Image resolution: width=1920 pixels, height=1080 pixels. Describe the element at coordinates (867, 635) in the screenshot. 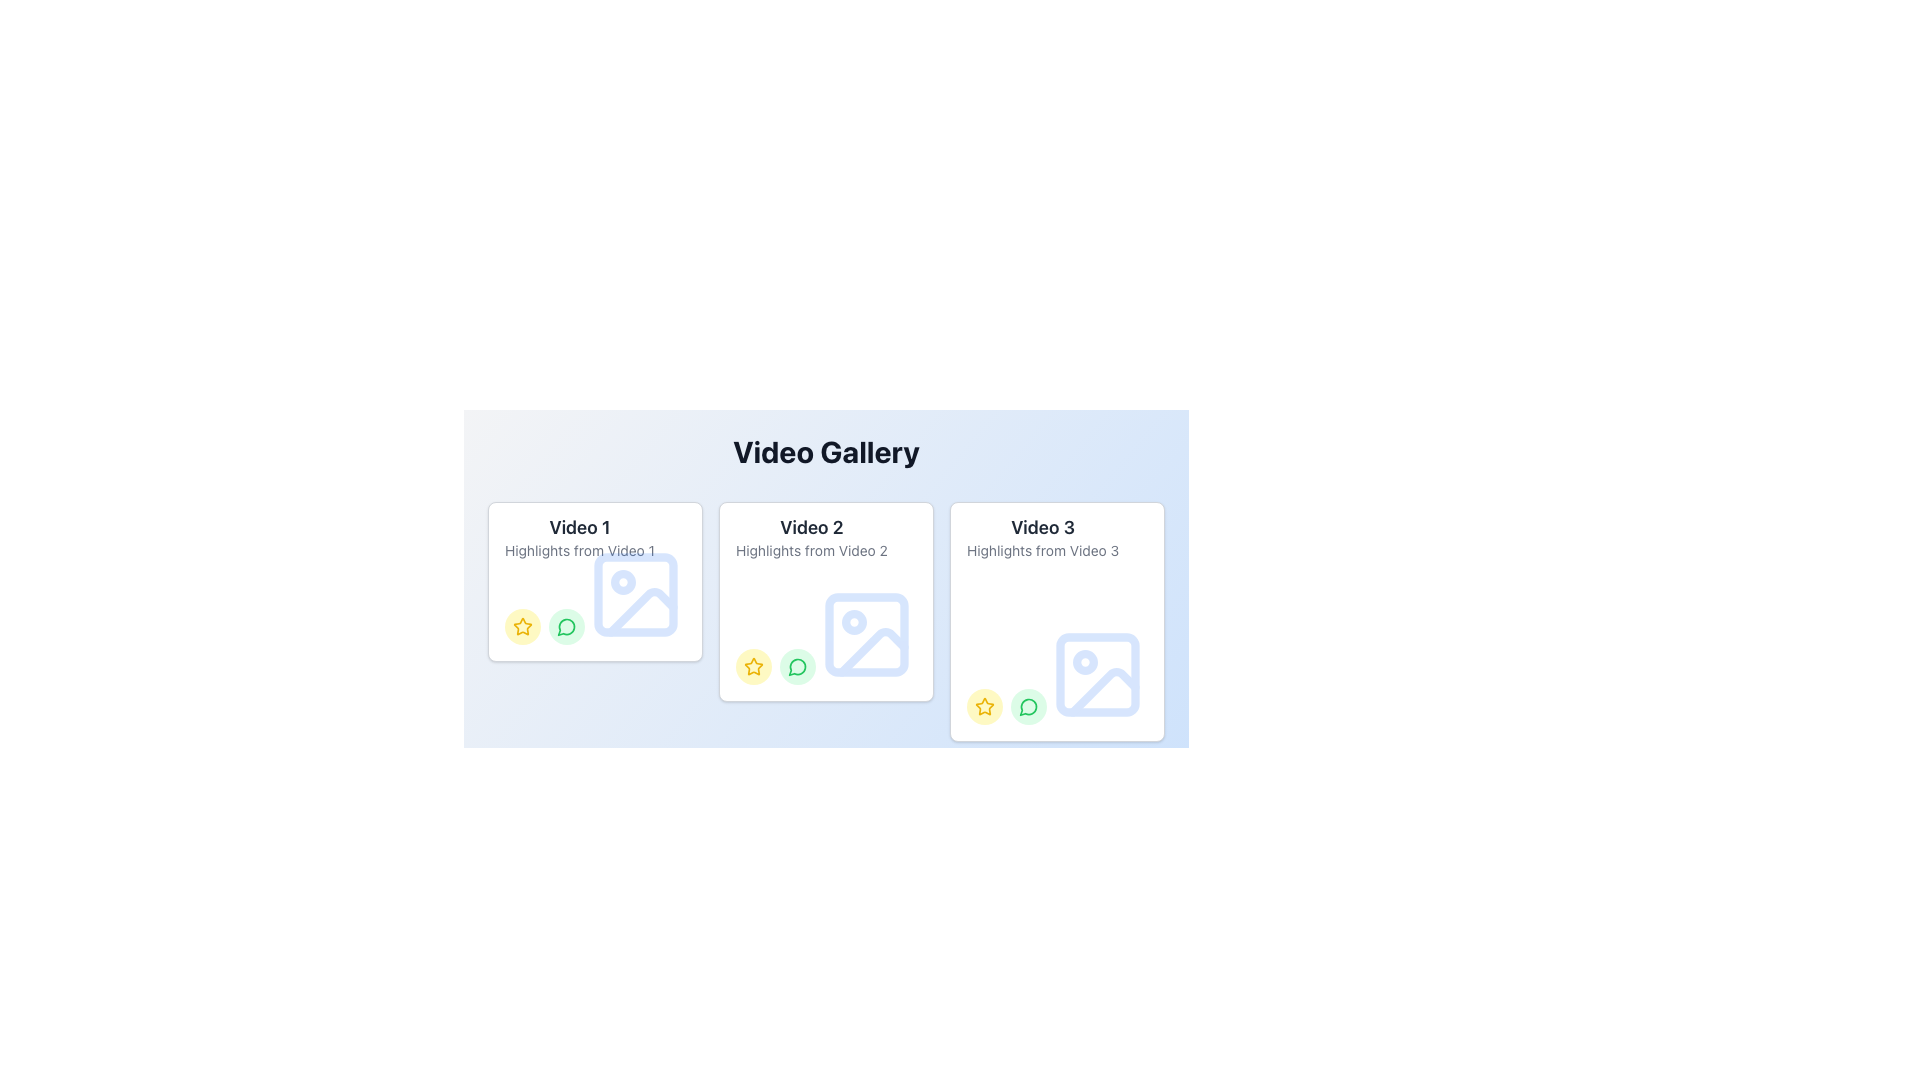

I see `the semi-transparent blue icon with a rectangle outline, circle, and diagonal line that is located in the 'Video 2' card gallery display` at that location.